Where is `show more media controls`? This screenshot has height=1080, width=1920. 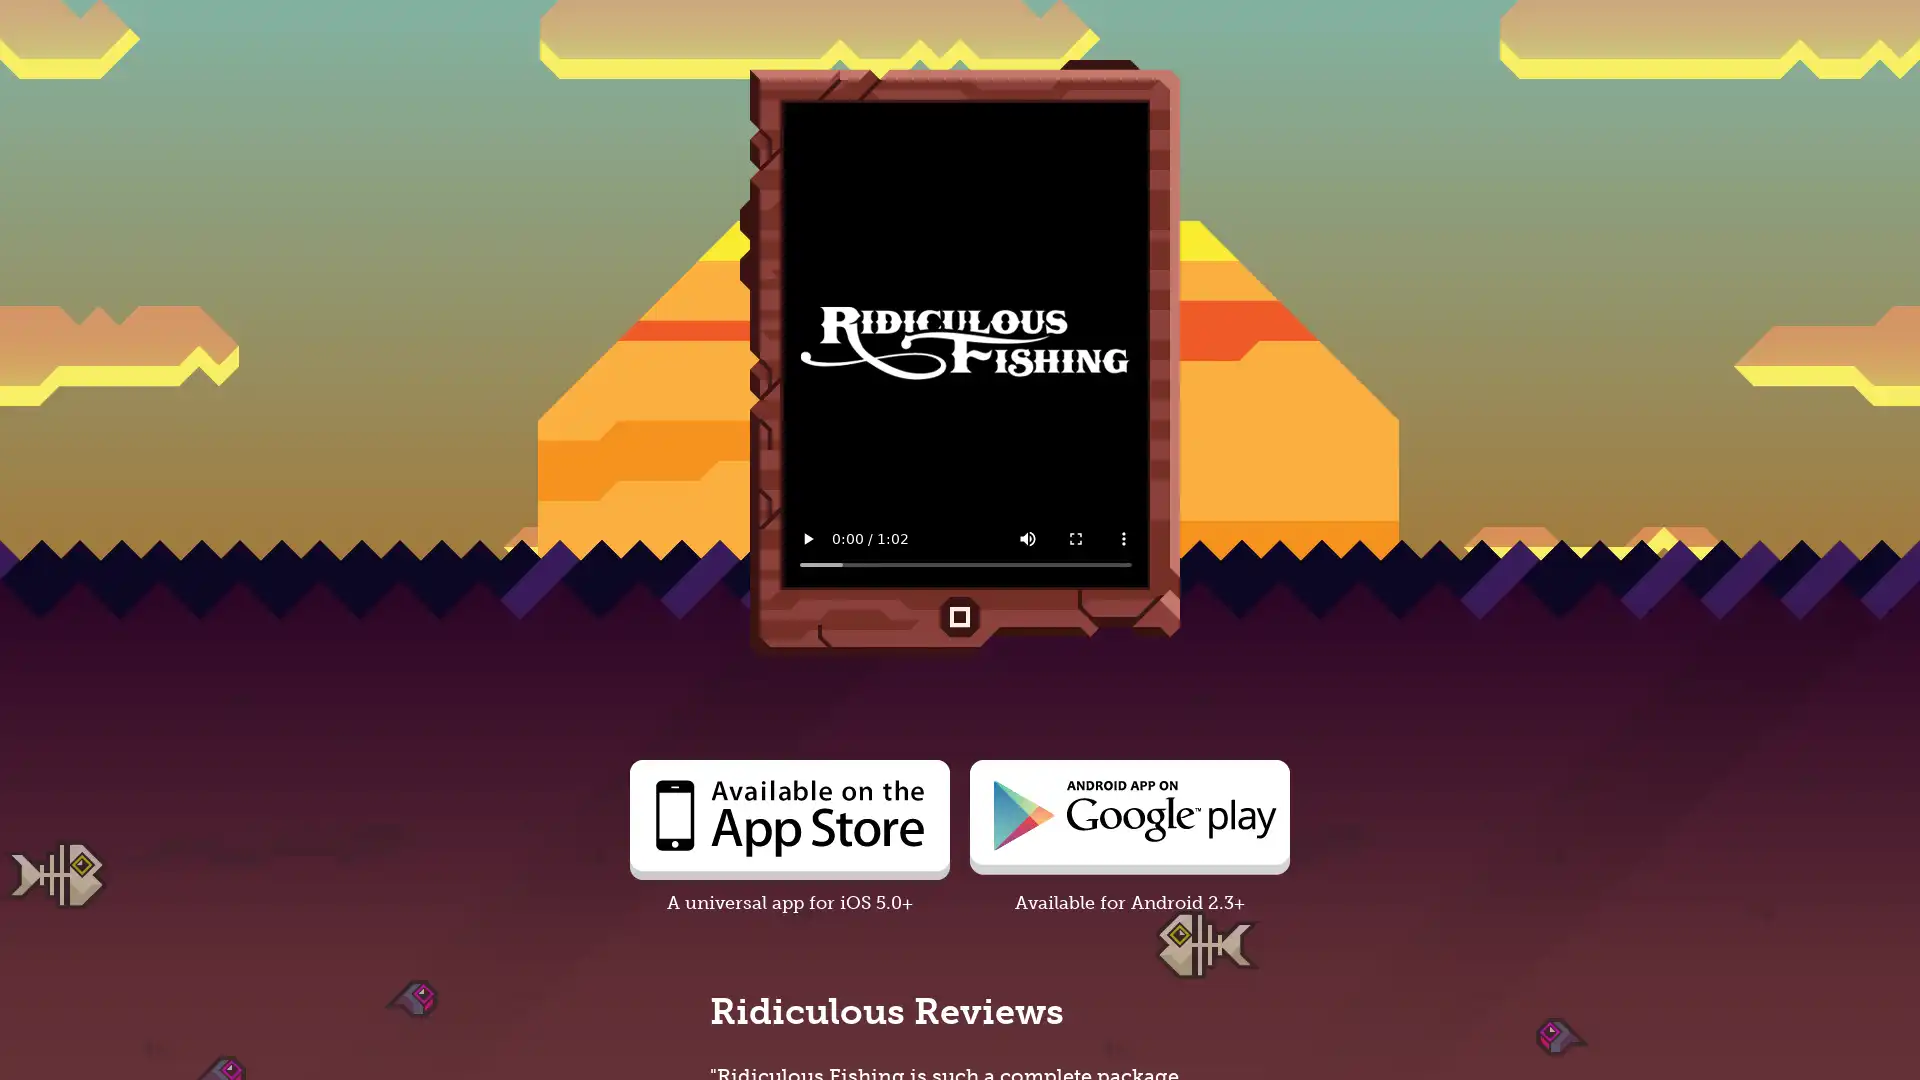
show more media controls is located at coordinates (1123, 538).